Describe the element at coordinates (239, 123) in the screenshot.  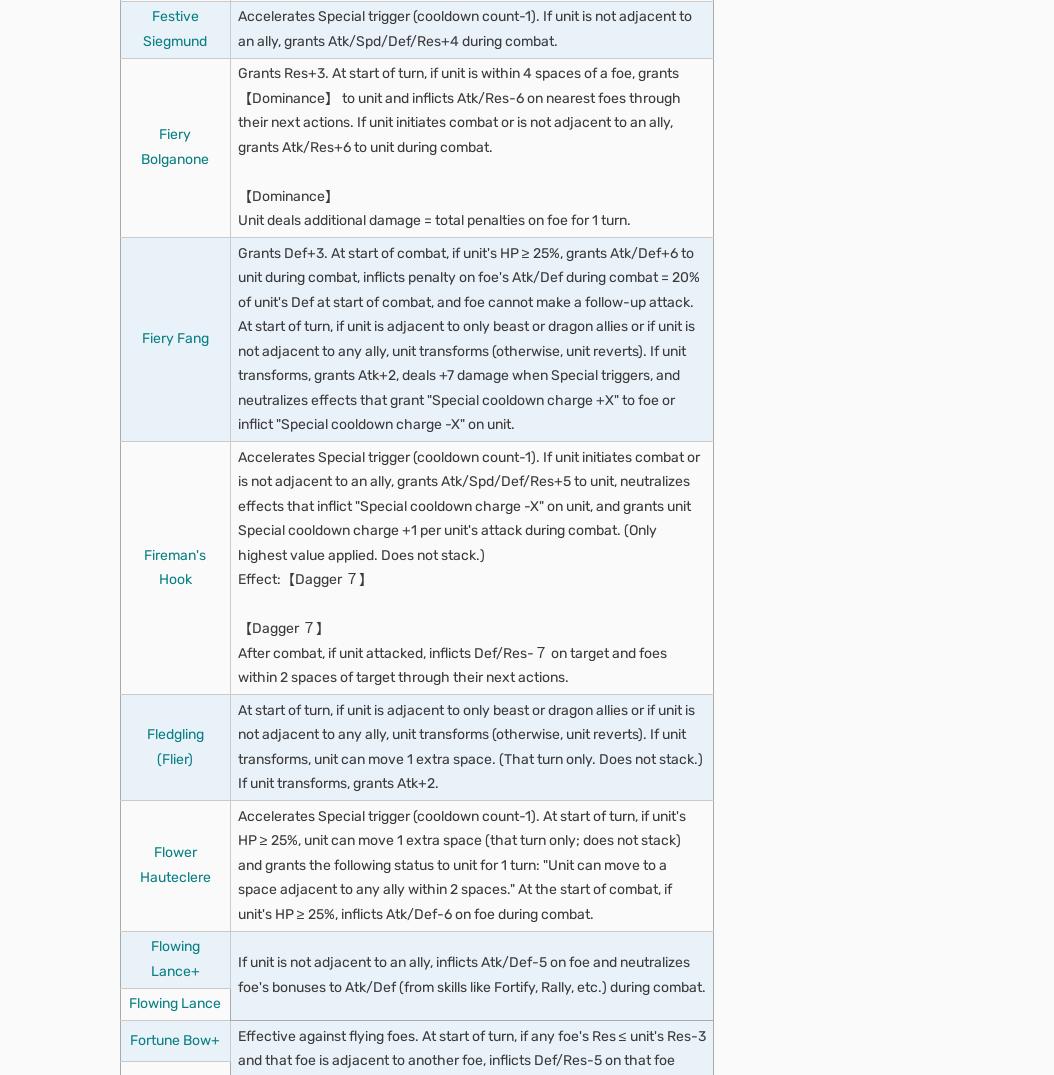
I see `'Community content is available under'` at that location.